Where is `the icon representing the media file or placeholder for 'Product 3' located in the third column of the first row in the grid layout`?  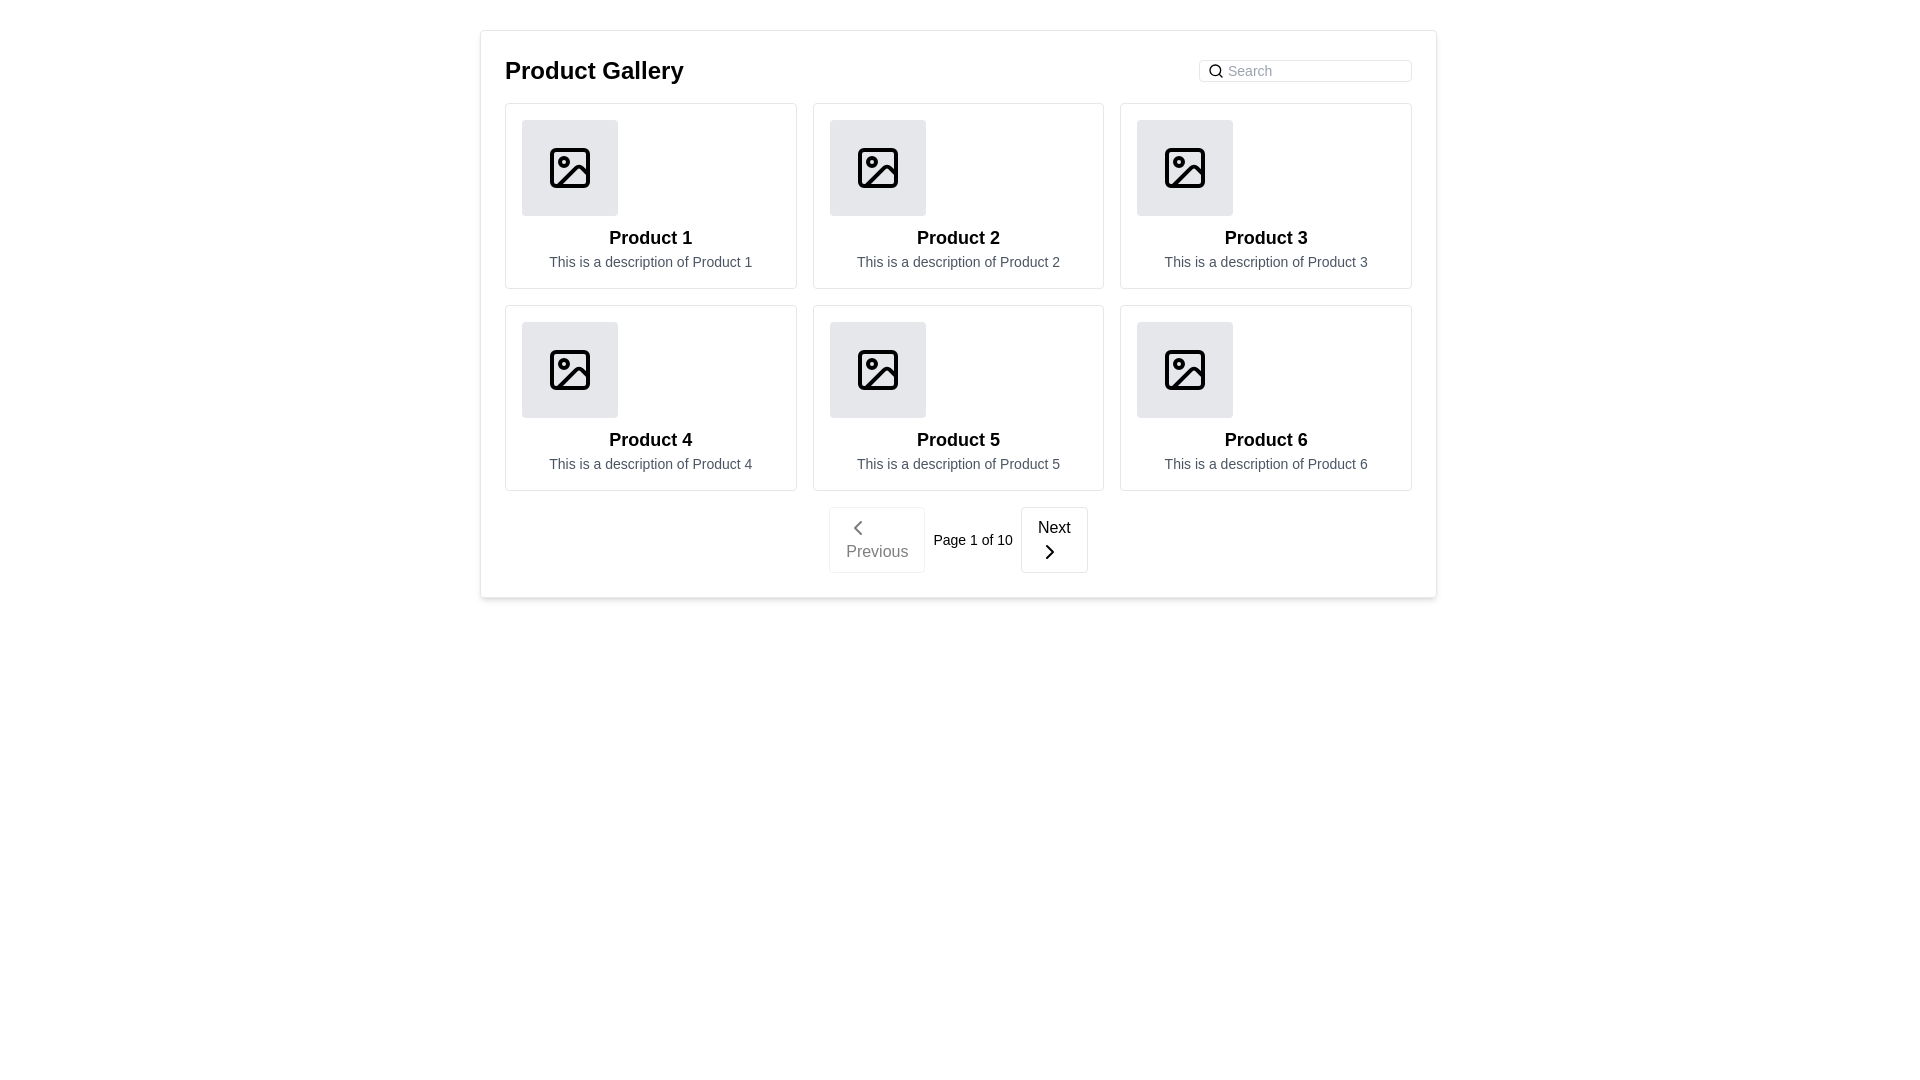 the icon representing the media file or placeholder for 'Product 3' located in the third column of the first row in the grid layout is located at coordinates (1185, 167).